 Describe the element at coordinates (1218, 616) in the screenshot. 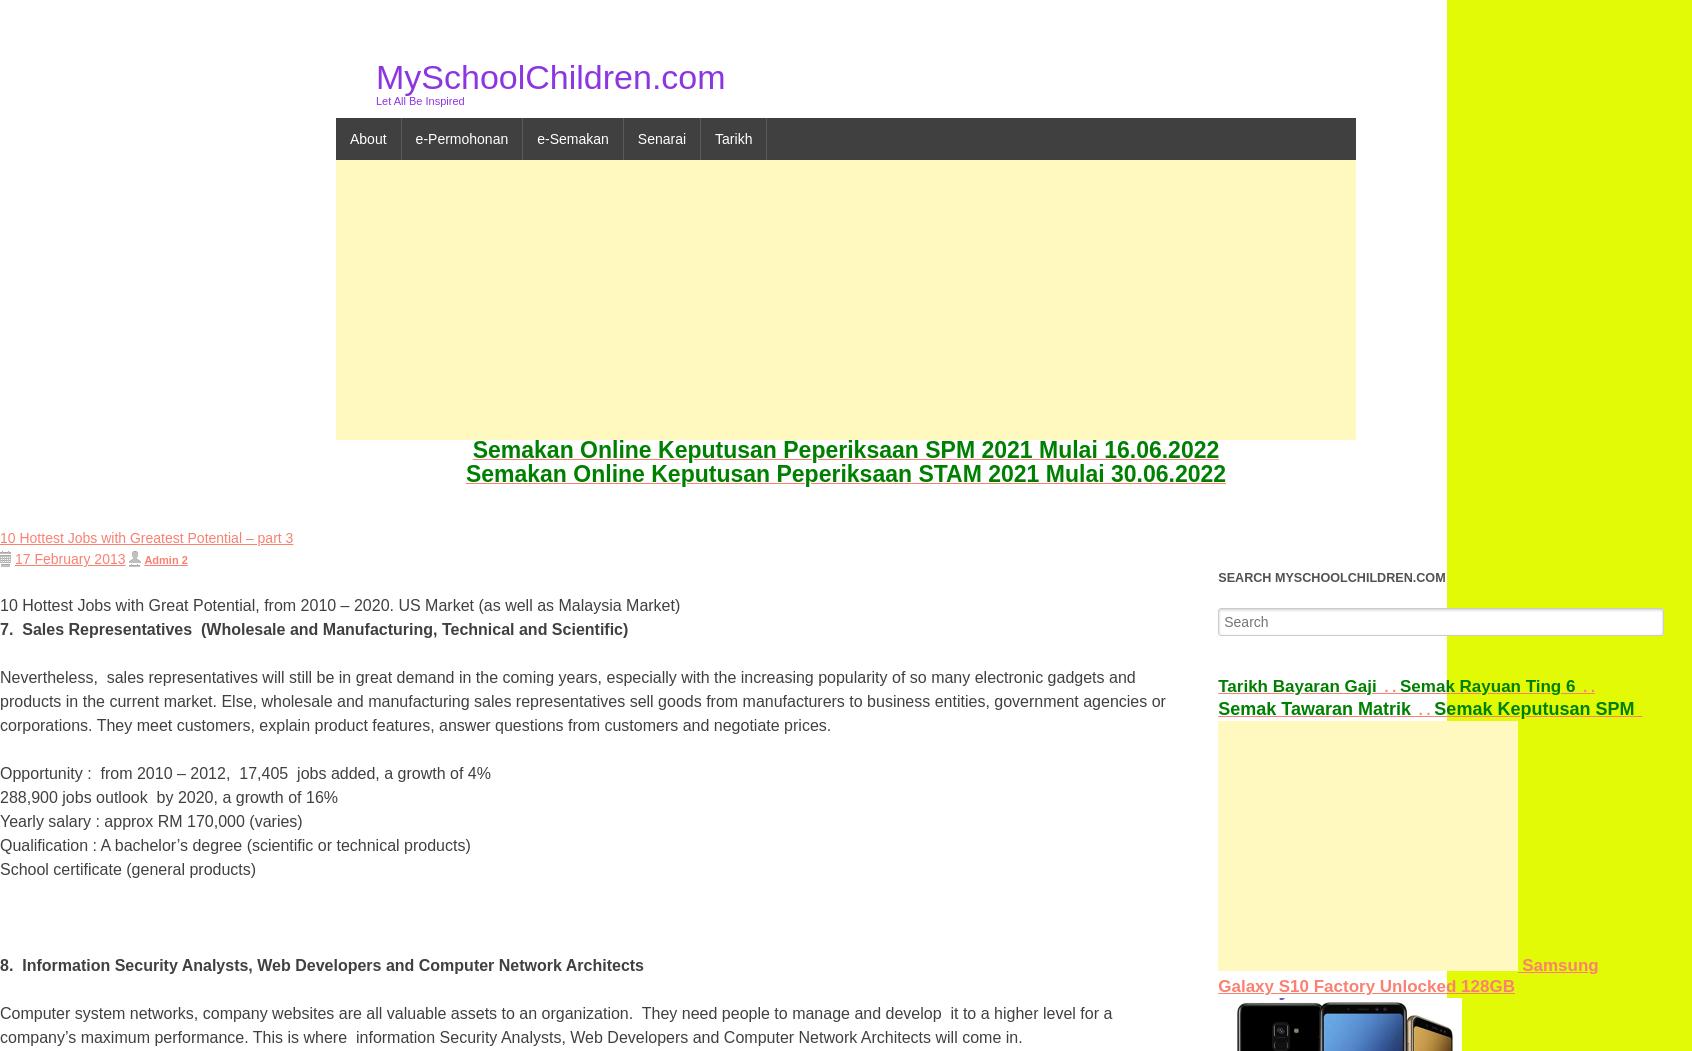

I see `'Search for:'` at that location.